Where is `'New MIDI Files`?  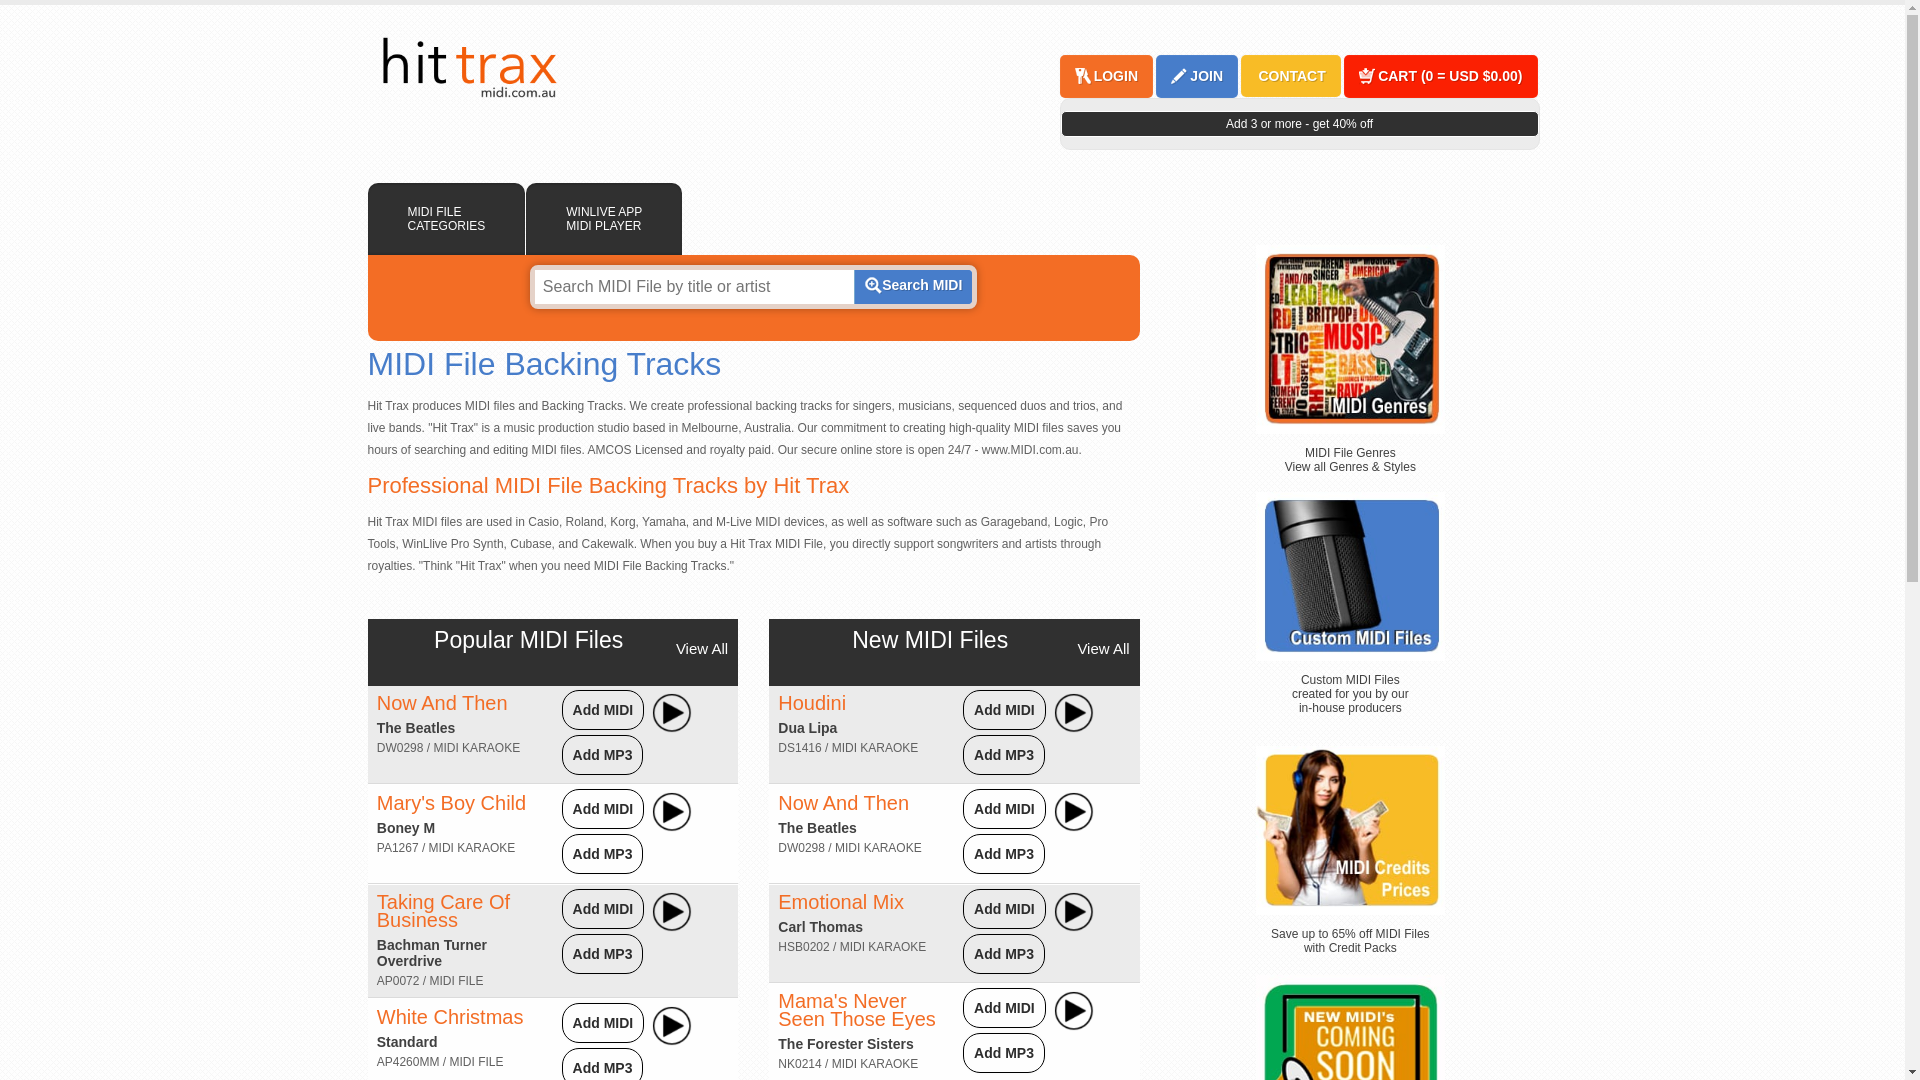
'New MIDI Files is located at coordinates (851, 640).